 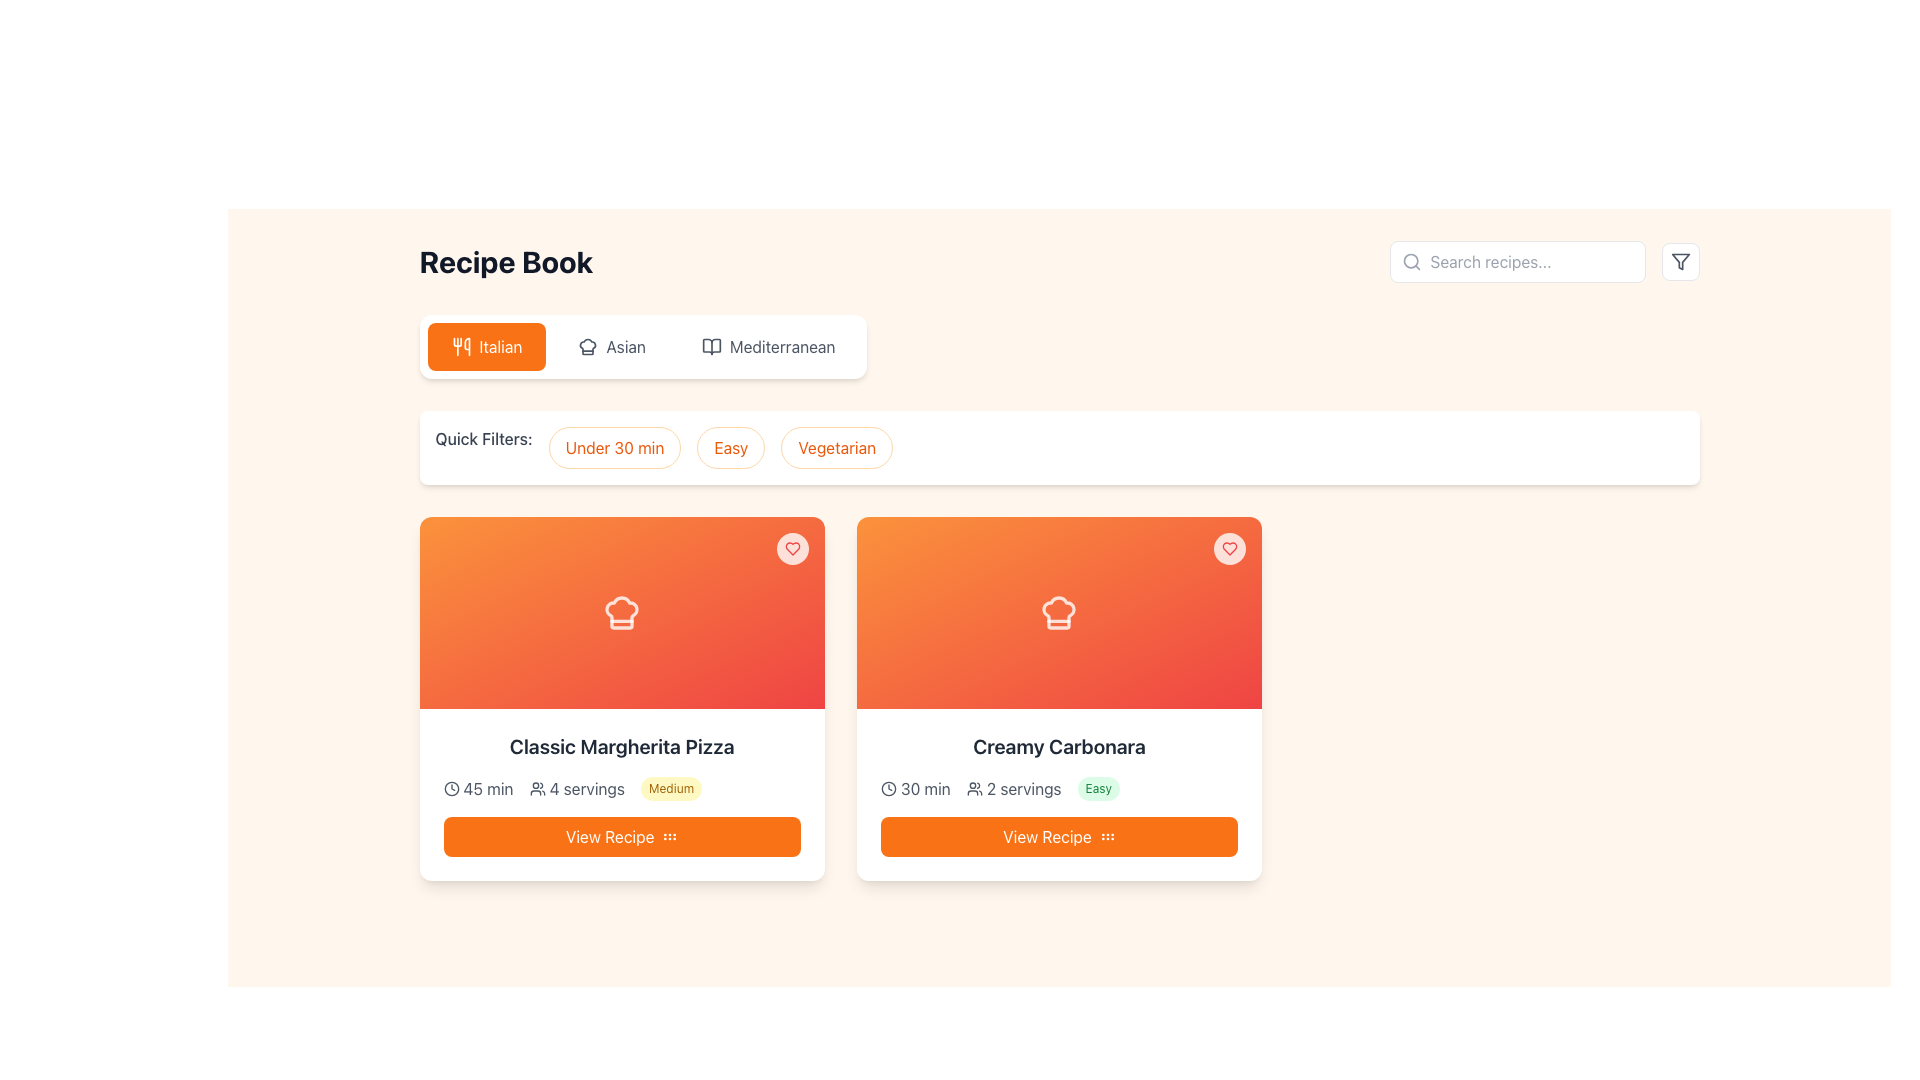 I want to click on the clock icon representing the preparation time of the recipe 'Classic Margherita Pizza', which is located in the left section of the recipe card displaying '45 min', so click(x=450, y=788).